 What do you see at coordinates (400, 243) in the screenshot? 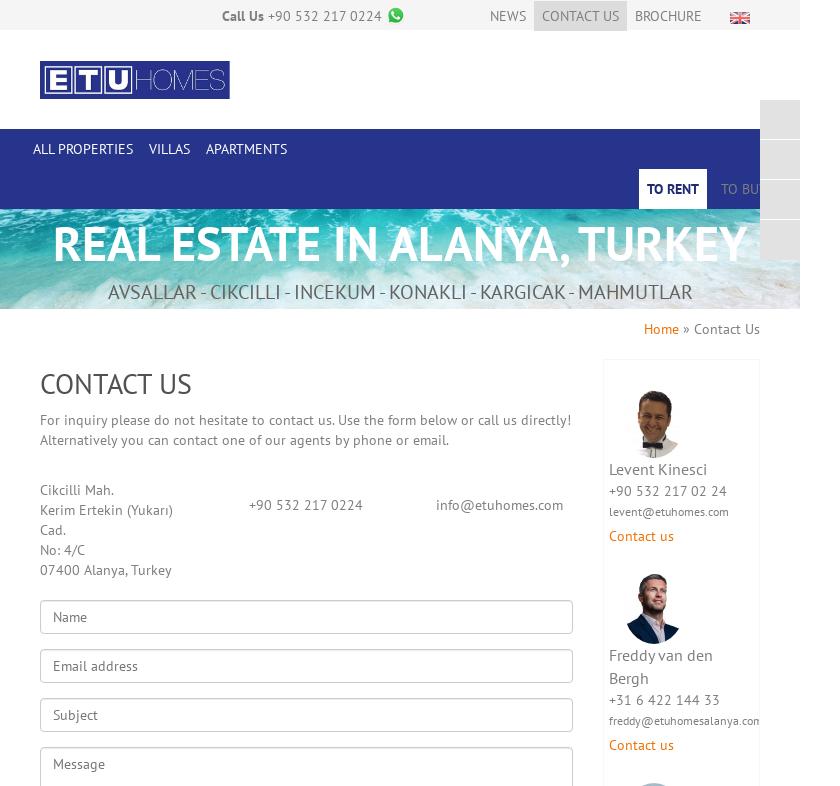
I see `'Real estate in Alanya, Turkey'` at bounding box center [400, 243].